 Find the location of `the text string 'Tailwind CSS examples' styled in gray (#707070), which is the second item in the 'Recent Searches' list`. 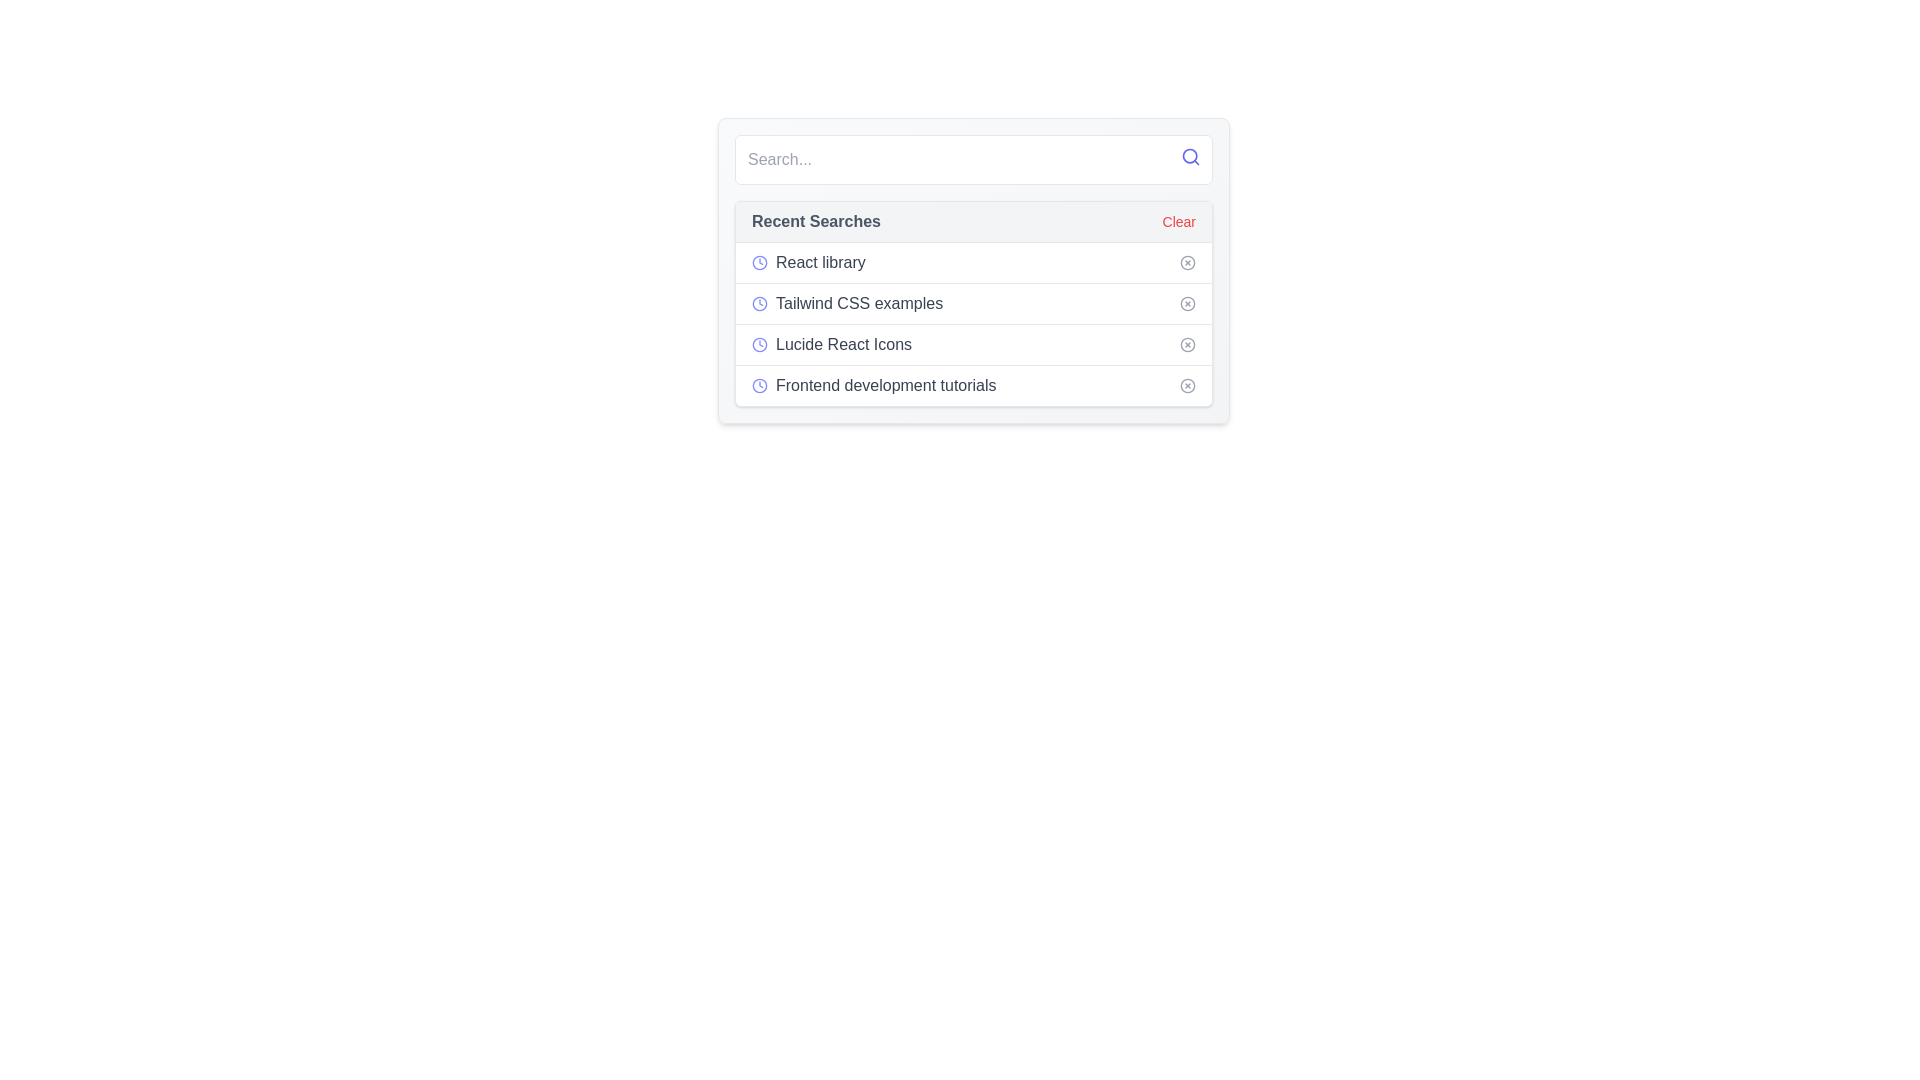

the text string 'Tailwind CSS examples' styled in gray (#707070), which is the second item in the 'Recent Searches' list is located at coordinates (859, 304).